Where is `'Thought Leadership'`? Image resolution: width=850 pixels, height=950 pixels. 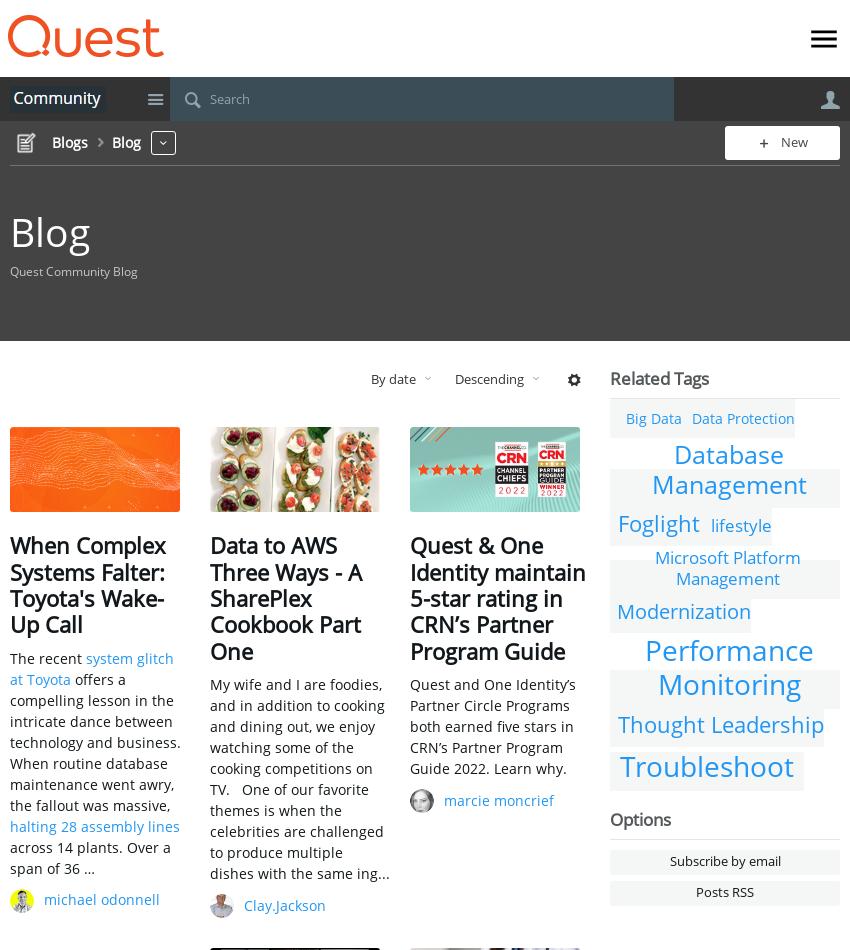
'Thought Leadership' is located at coordinates (719, 723).